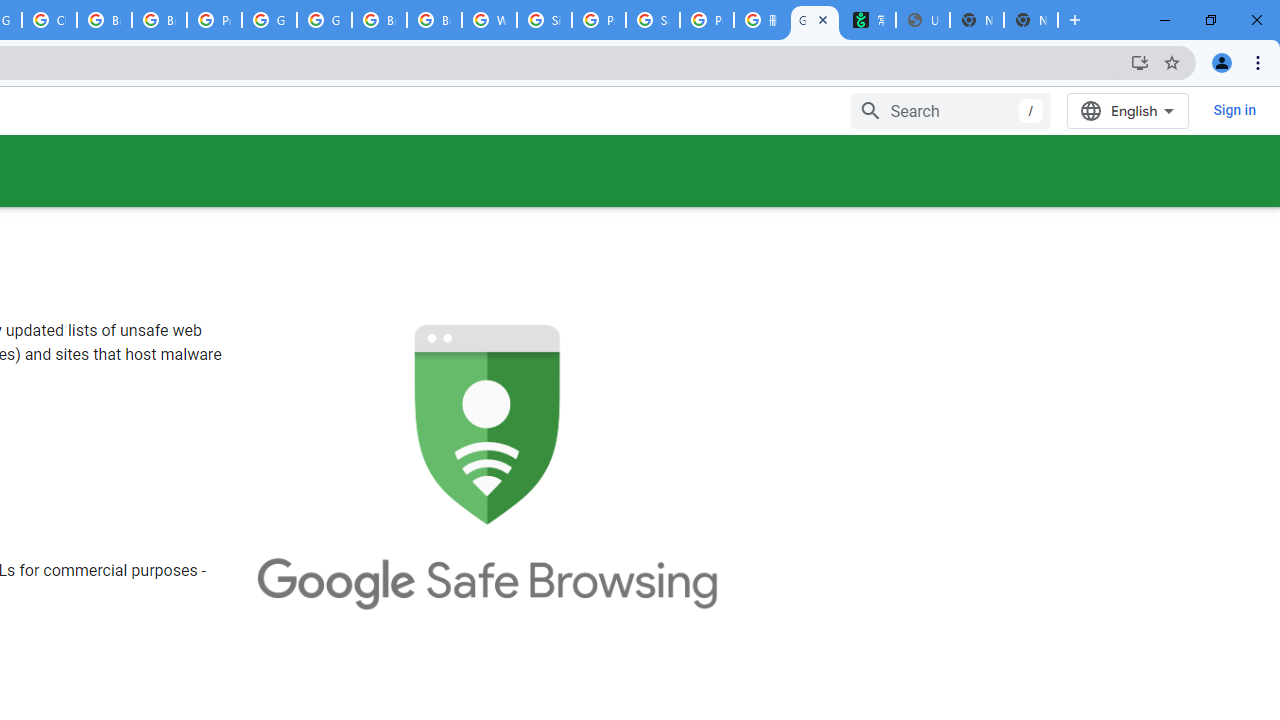 The image size is (1280, 720). What do you see at coordinates (1139, 61) in the screenshot?
I see `'Install Google Developers'` at bounding box center [1139, 61].